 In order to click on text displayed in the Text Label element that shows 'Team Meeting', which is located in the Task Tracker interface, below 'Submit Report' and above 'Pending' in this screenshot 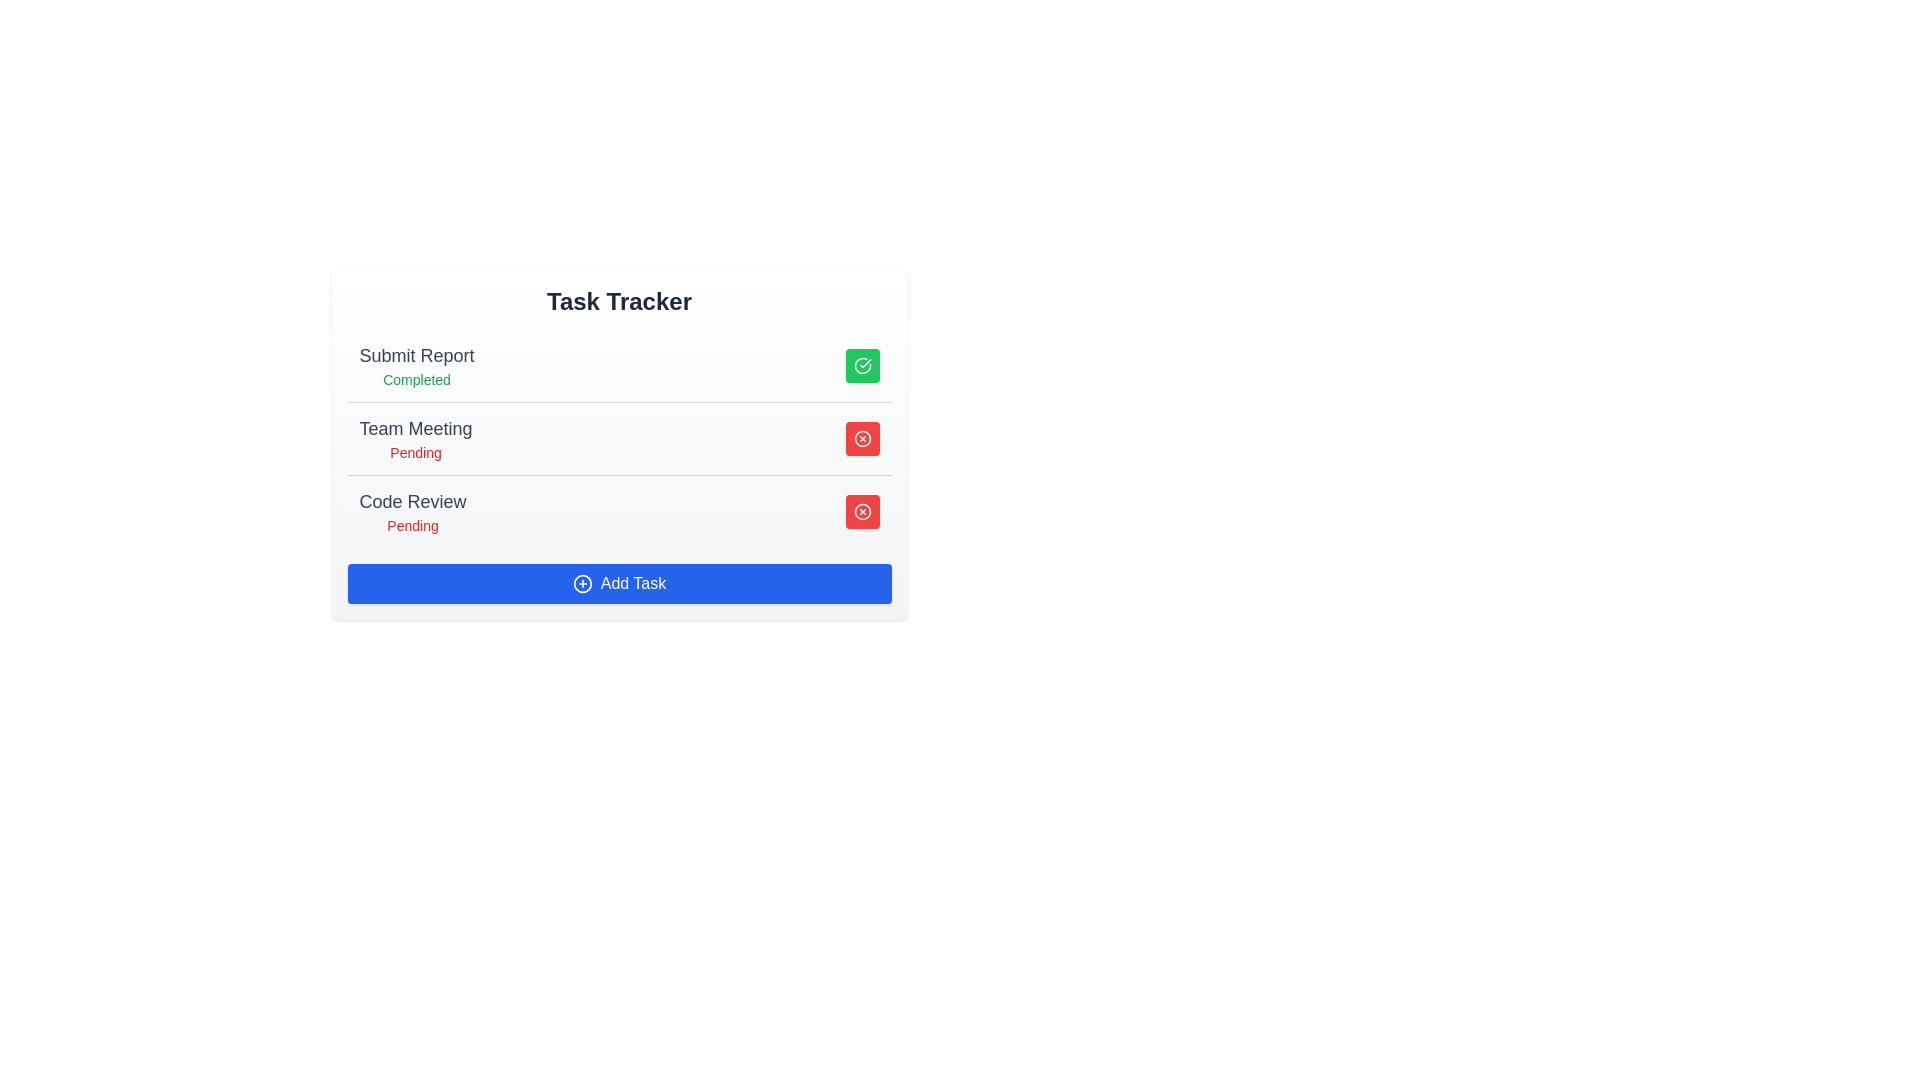, I will do `click(415, 427)`.